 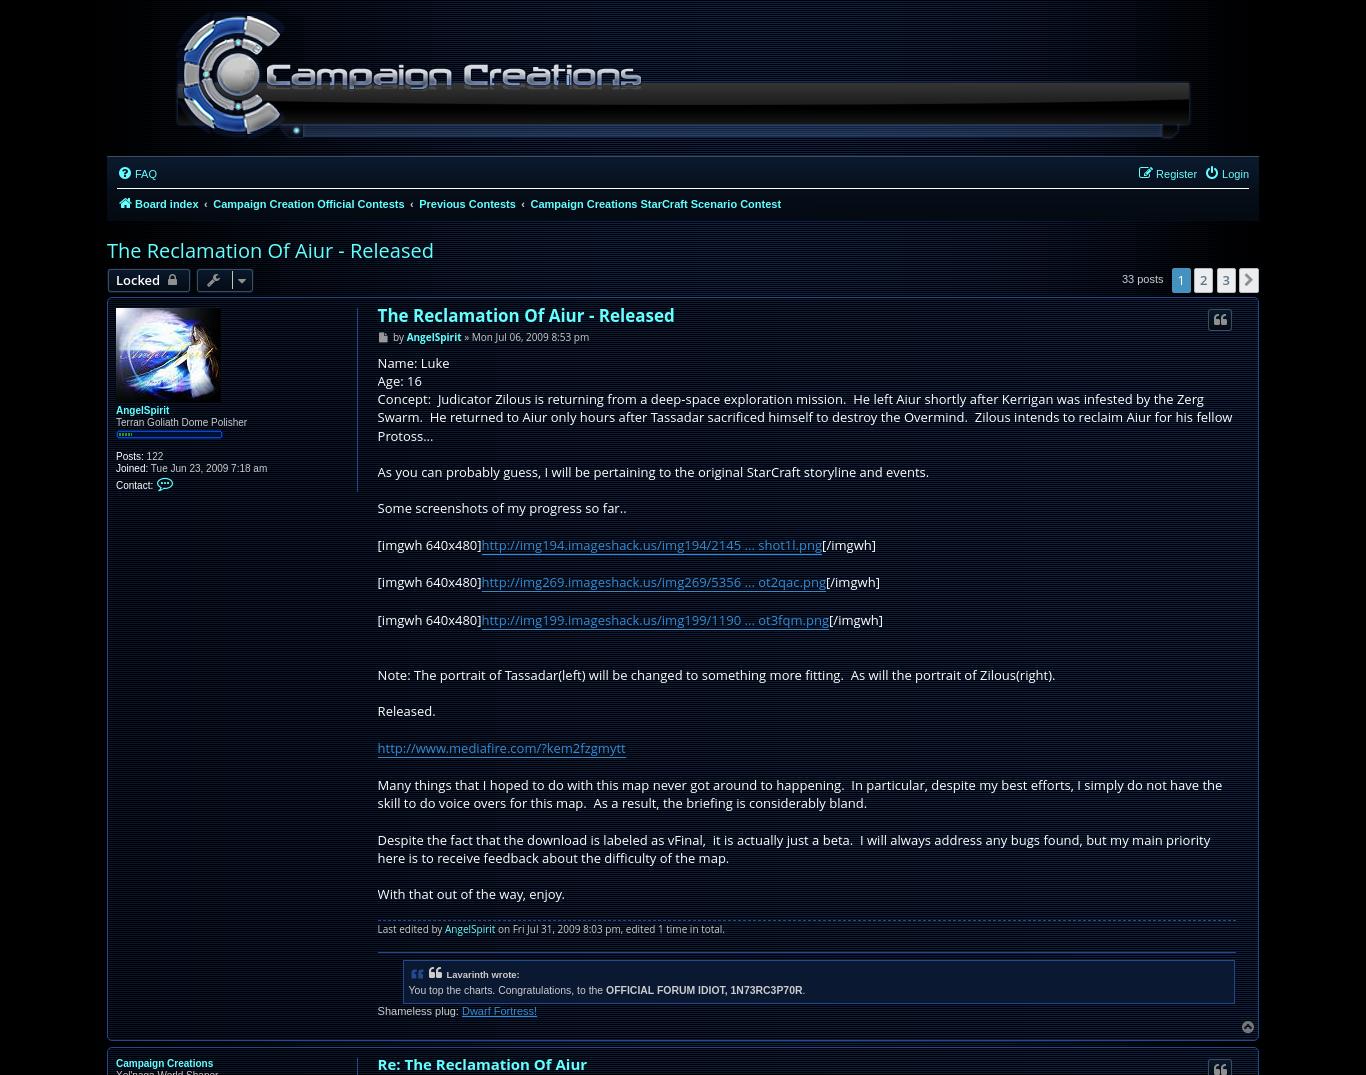 I want to click on 'Register', so click(x=1156, y=174).